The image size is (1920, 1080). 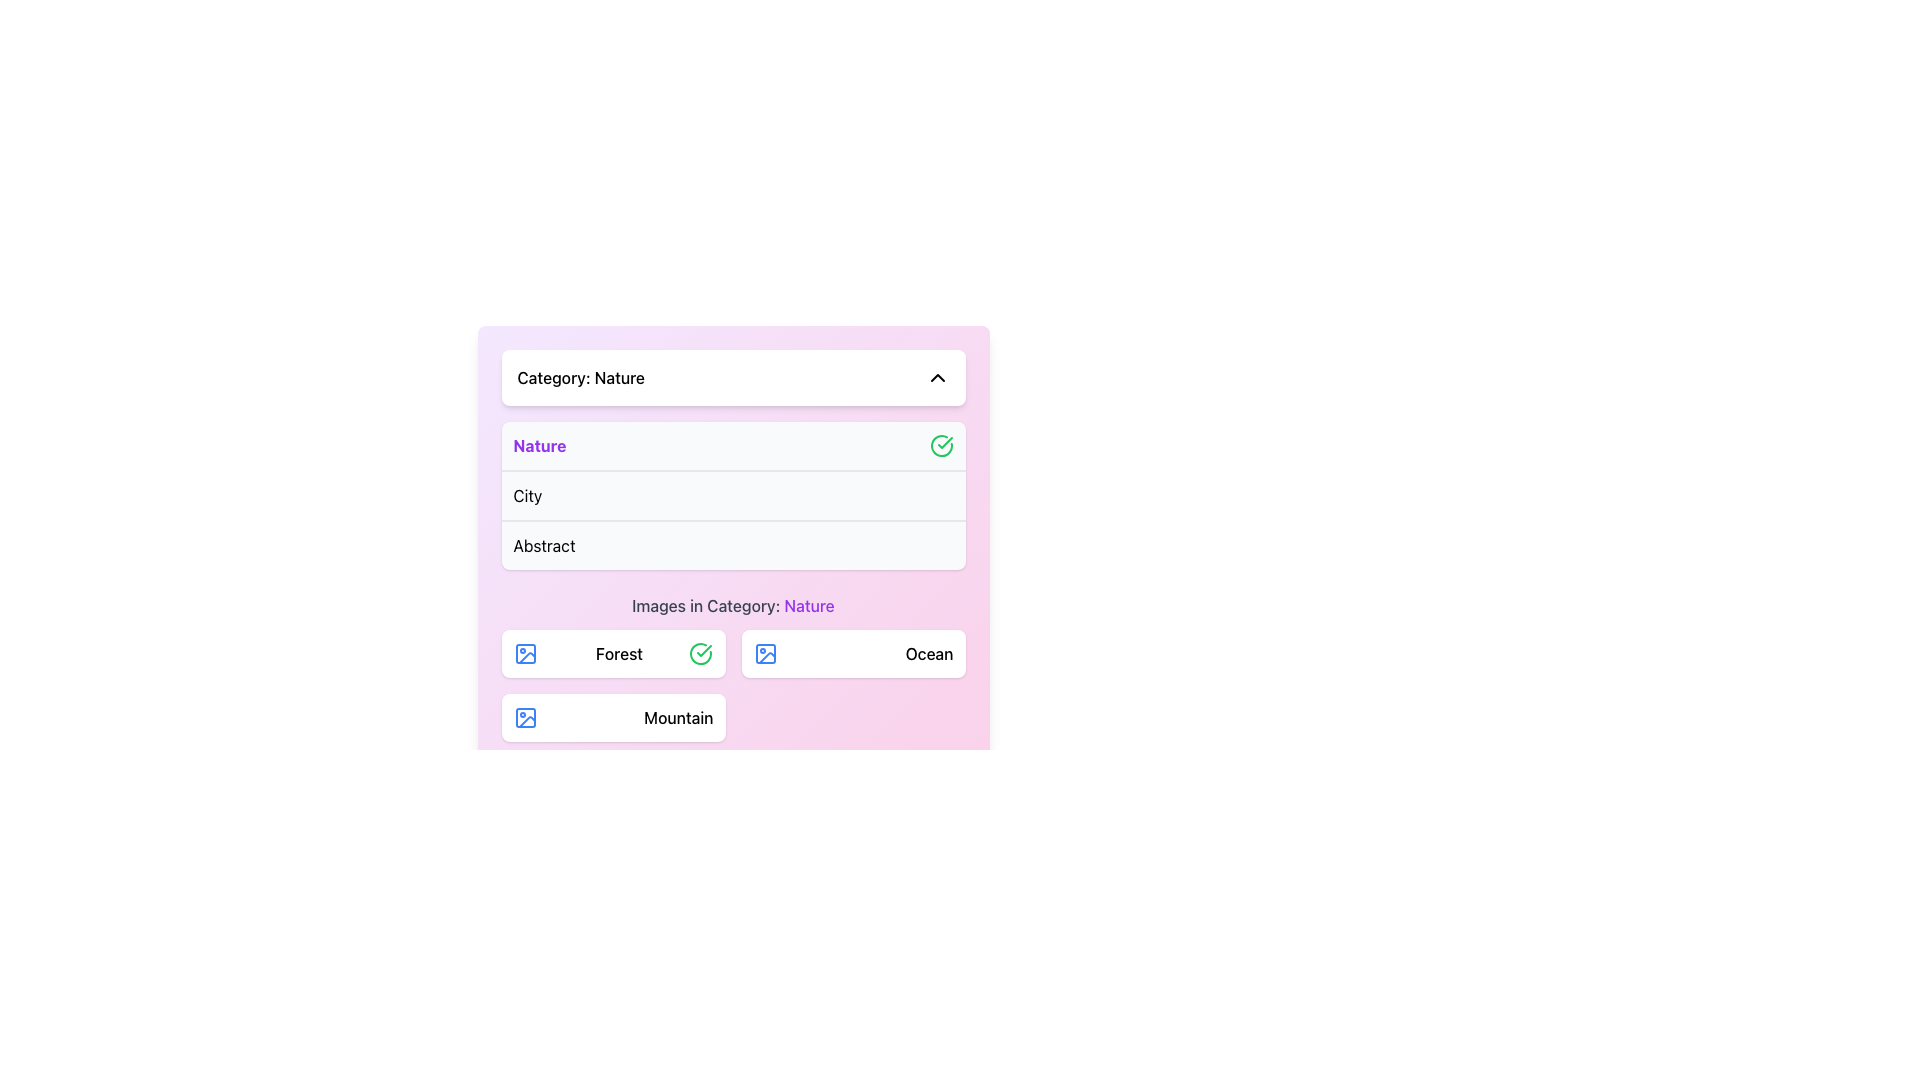 I want to click on the 'Ocean' text label within the 'Images in Category: Nature' section, so click(x=928, y=654).